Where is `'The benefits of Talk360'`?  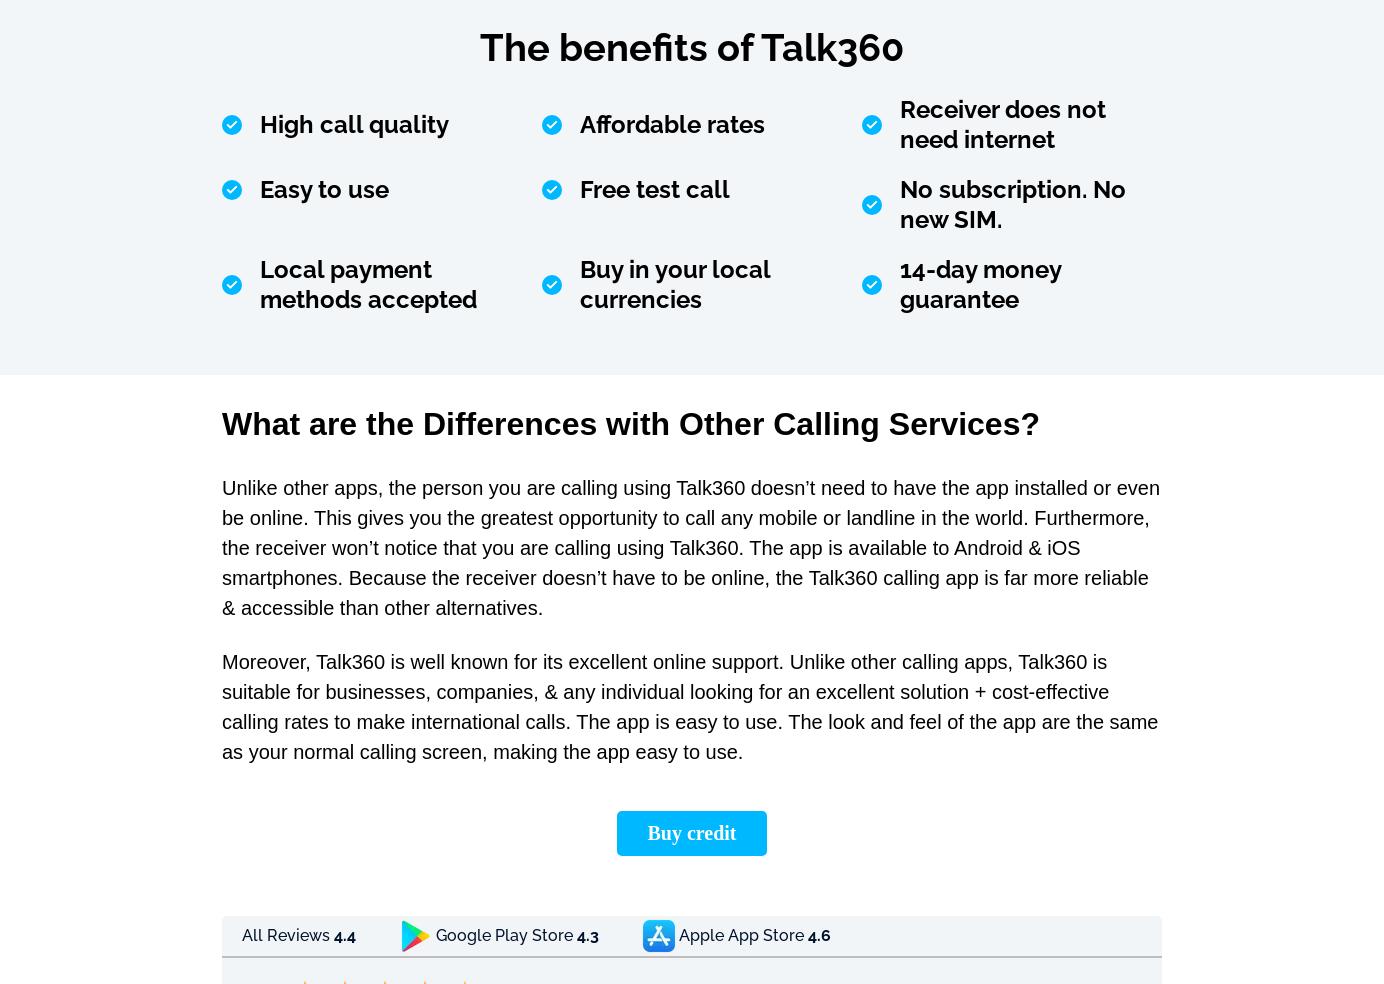 'The benefits of Talk360' is located at coordinates (692, 46).